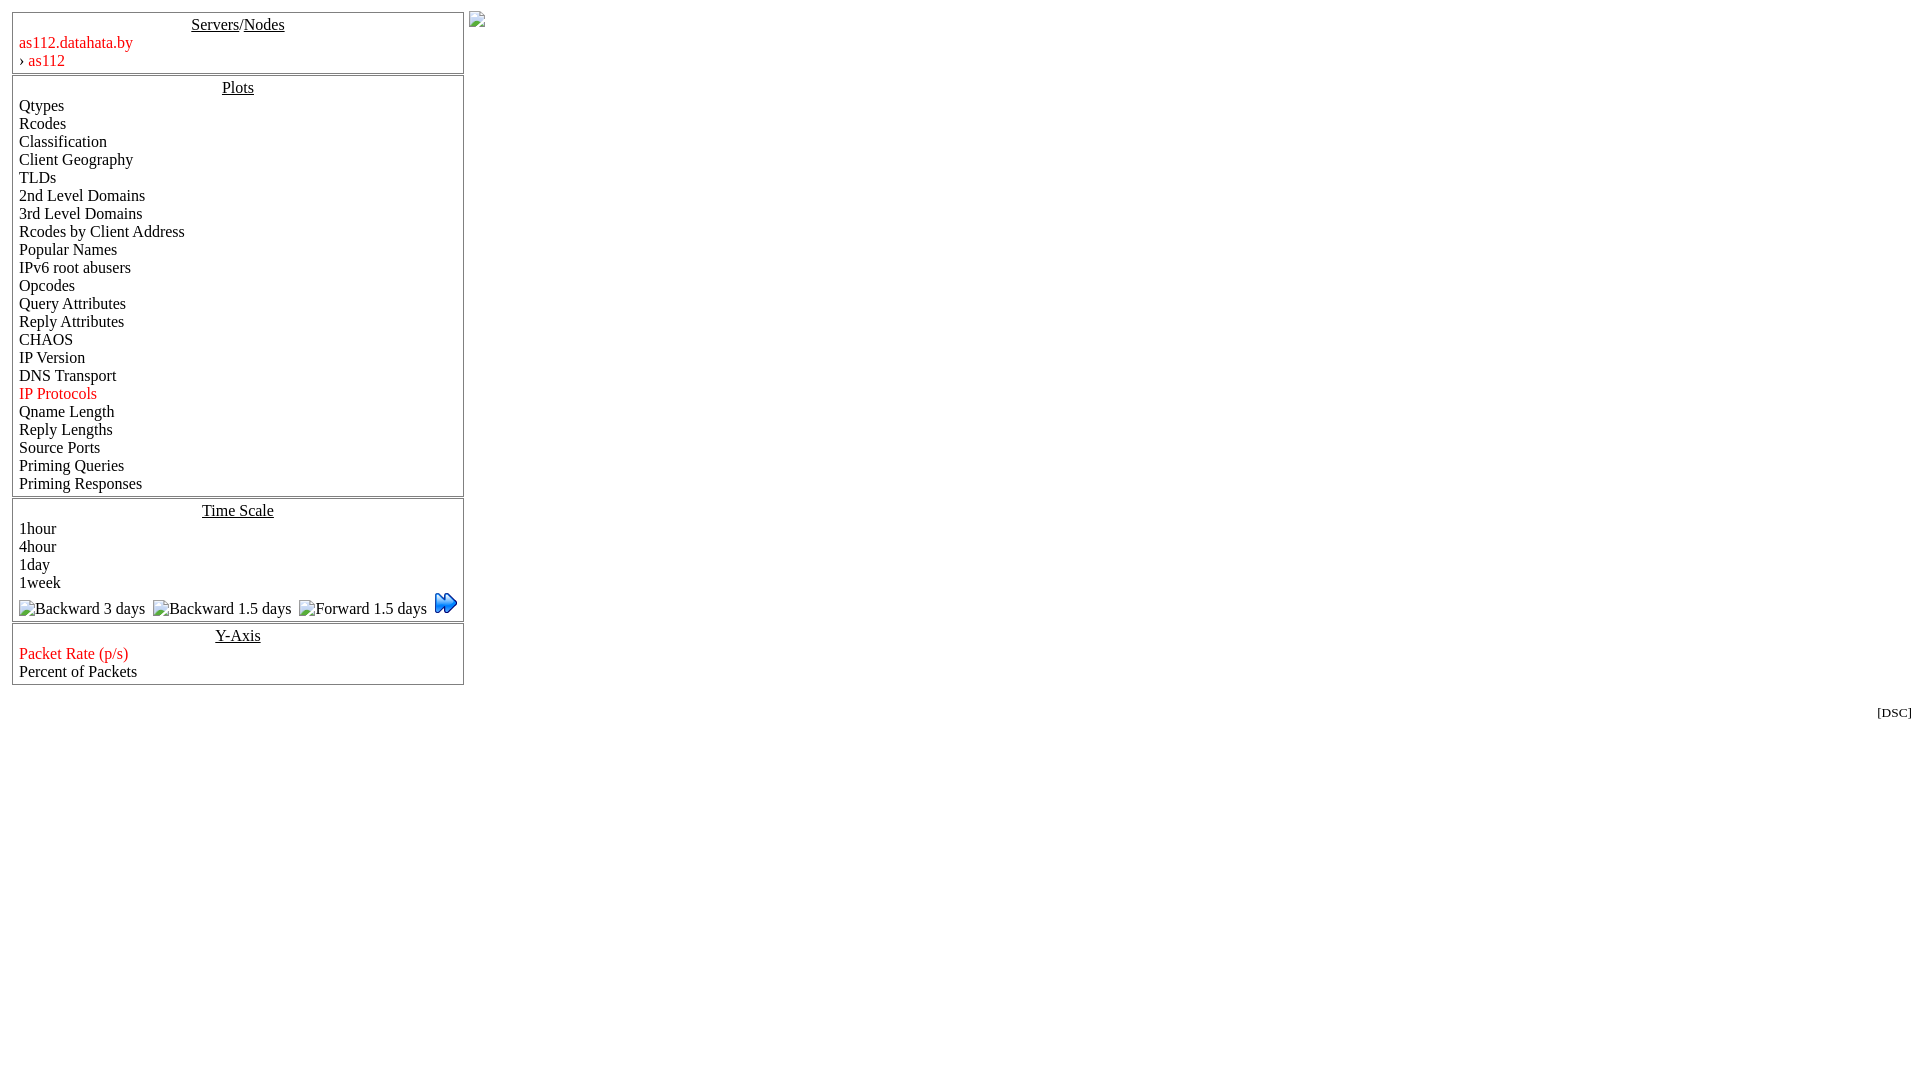  Describe the element at coordinates (47, 285) in the screenshot. I see `'Opcodes'` at that location.